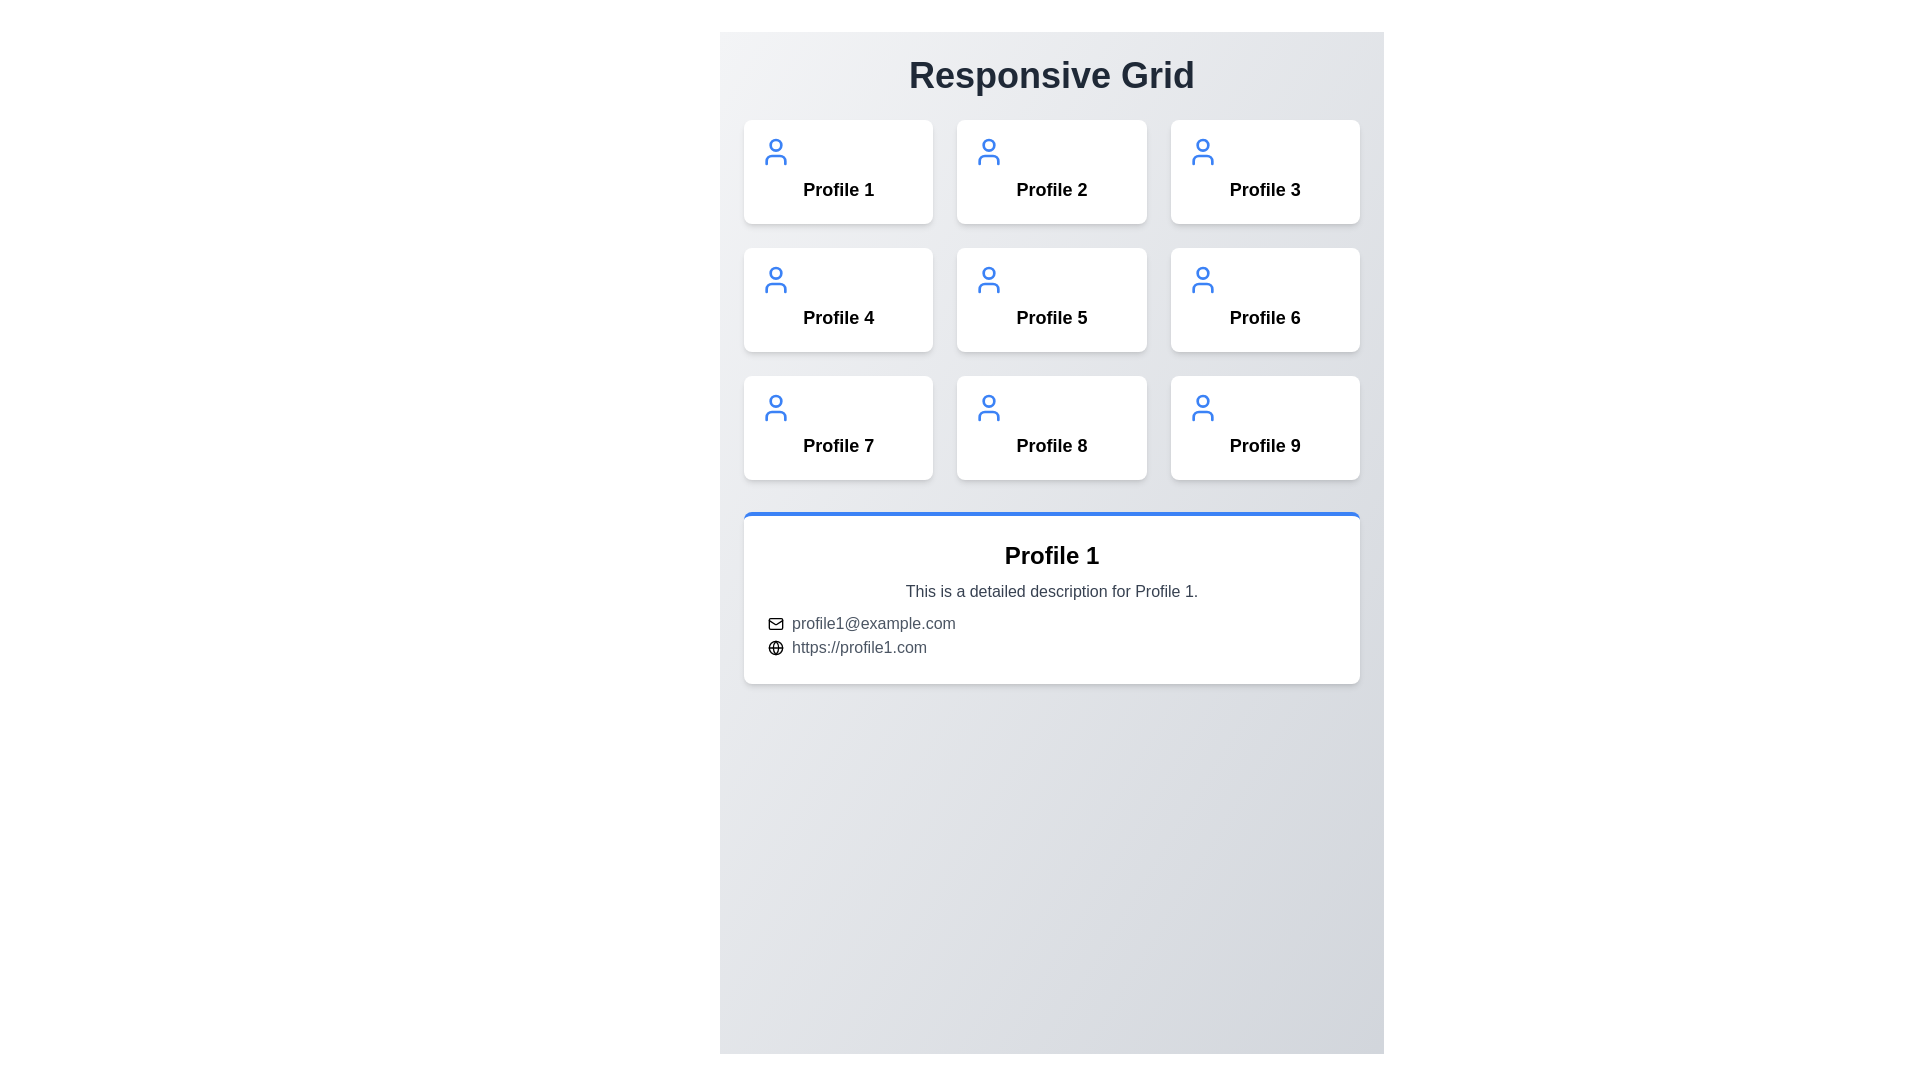 The image size is (1920, 1080). What do you see at coordinates (1264, 316) in the screenshot?
I see `text from the title label of the profile card located in the second row and second column of the grid layout` at bounding box center [1264, 316].